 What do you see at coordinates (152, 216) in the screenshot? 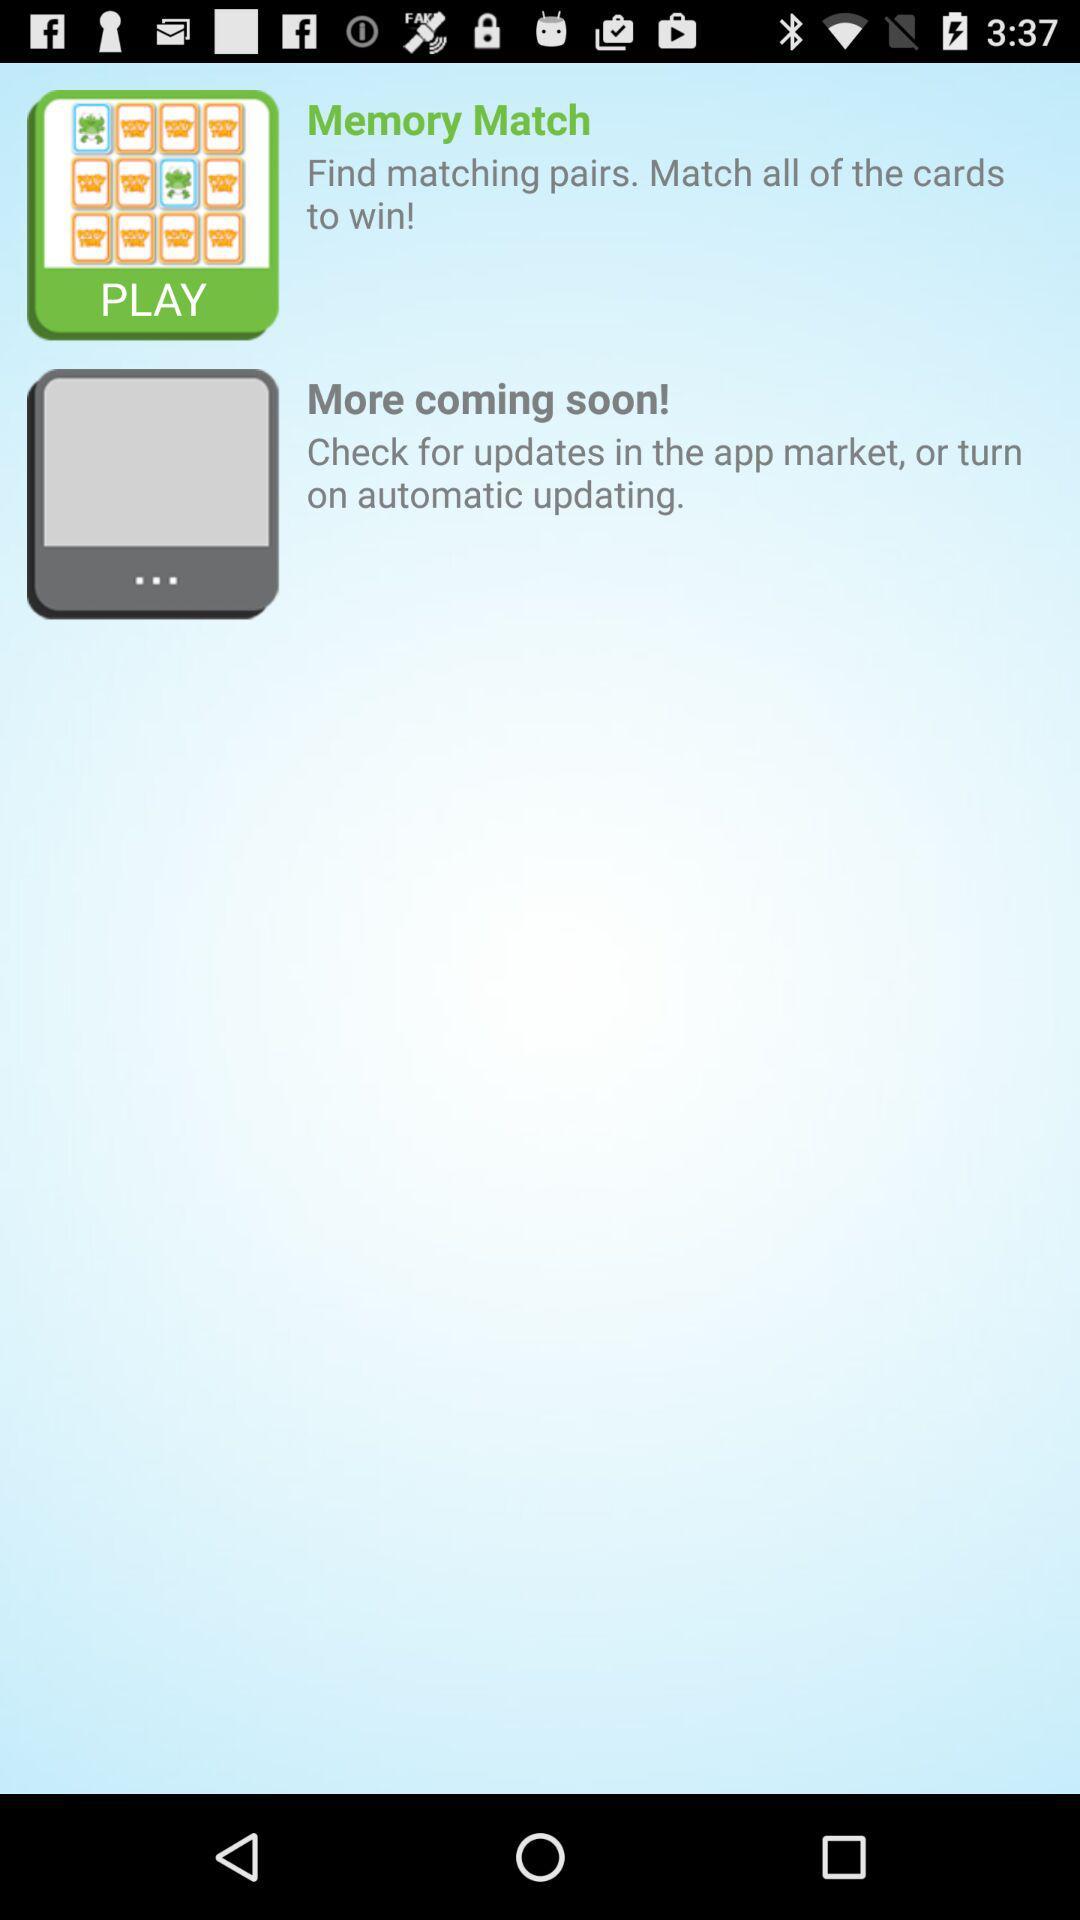
I see `the item next to memory match` at bounding box center [152, 216].